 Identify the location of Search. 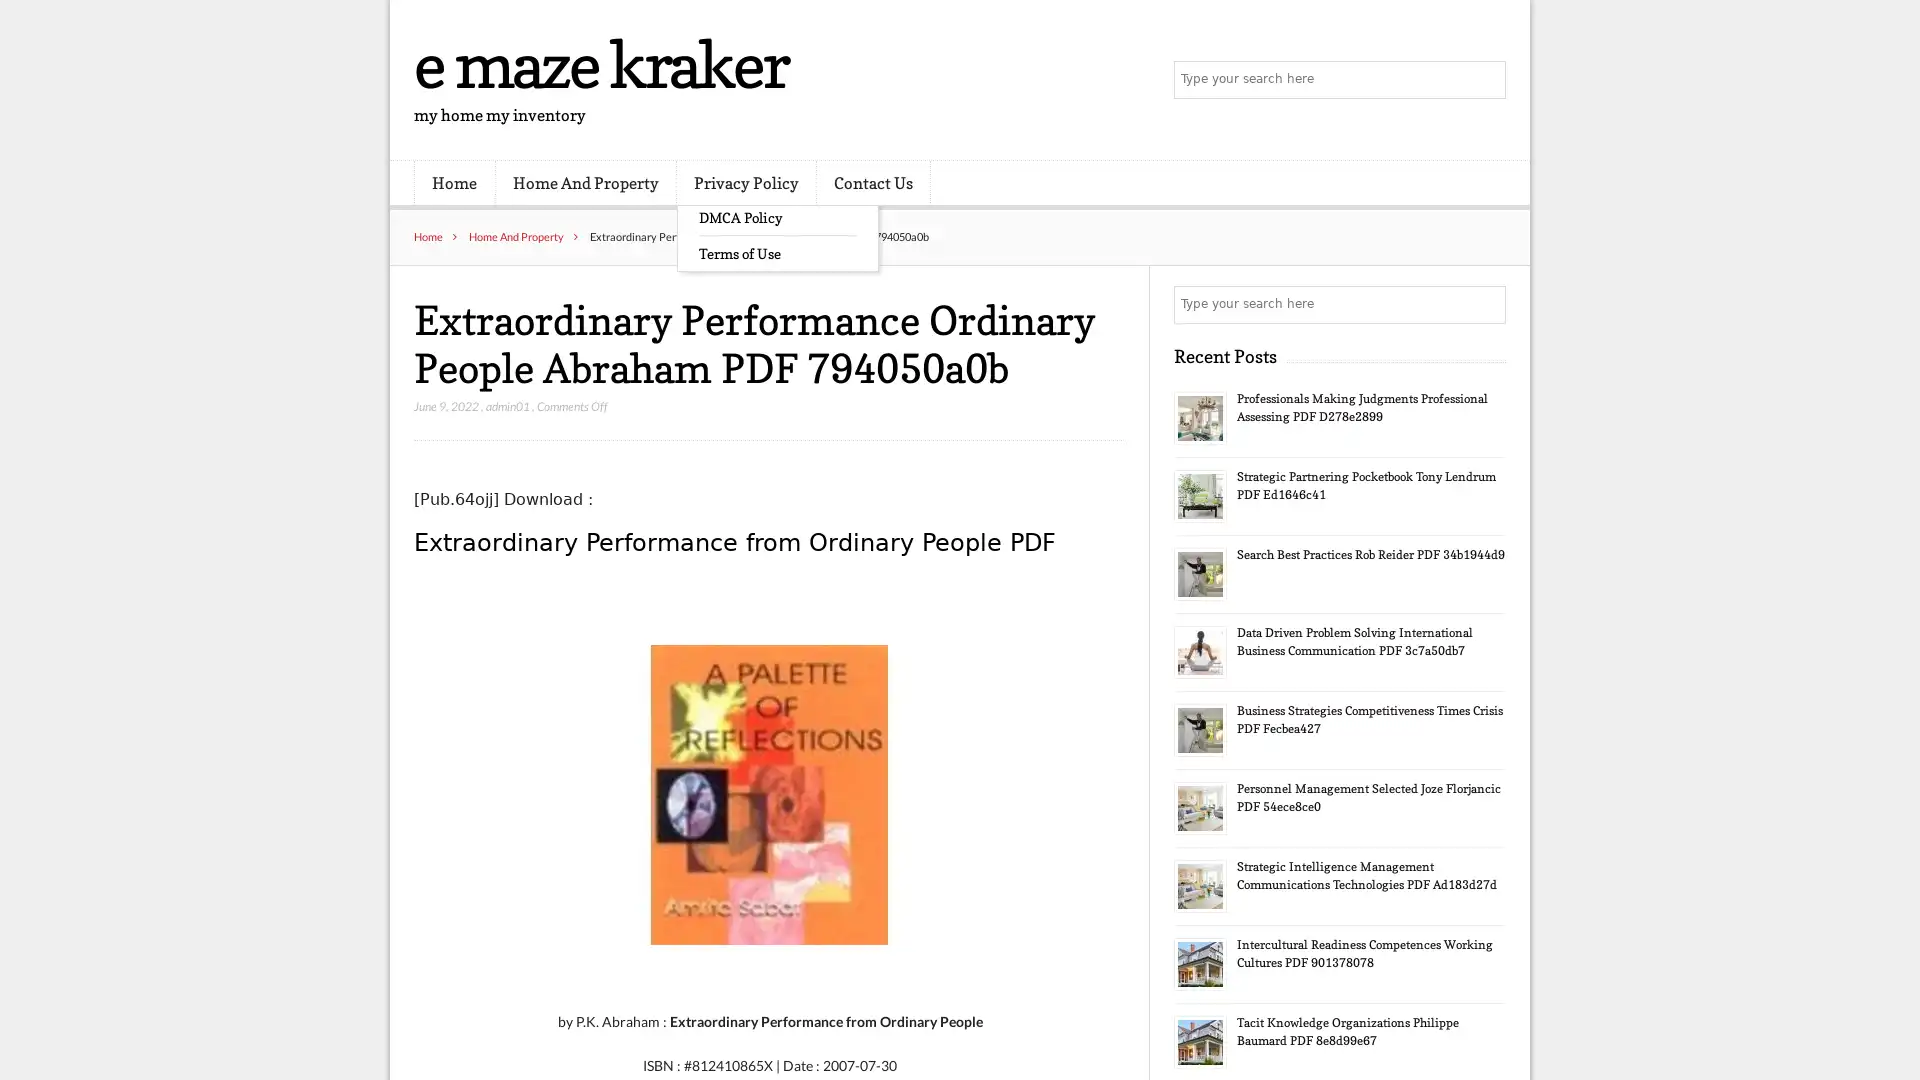
(1485, 304).